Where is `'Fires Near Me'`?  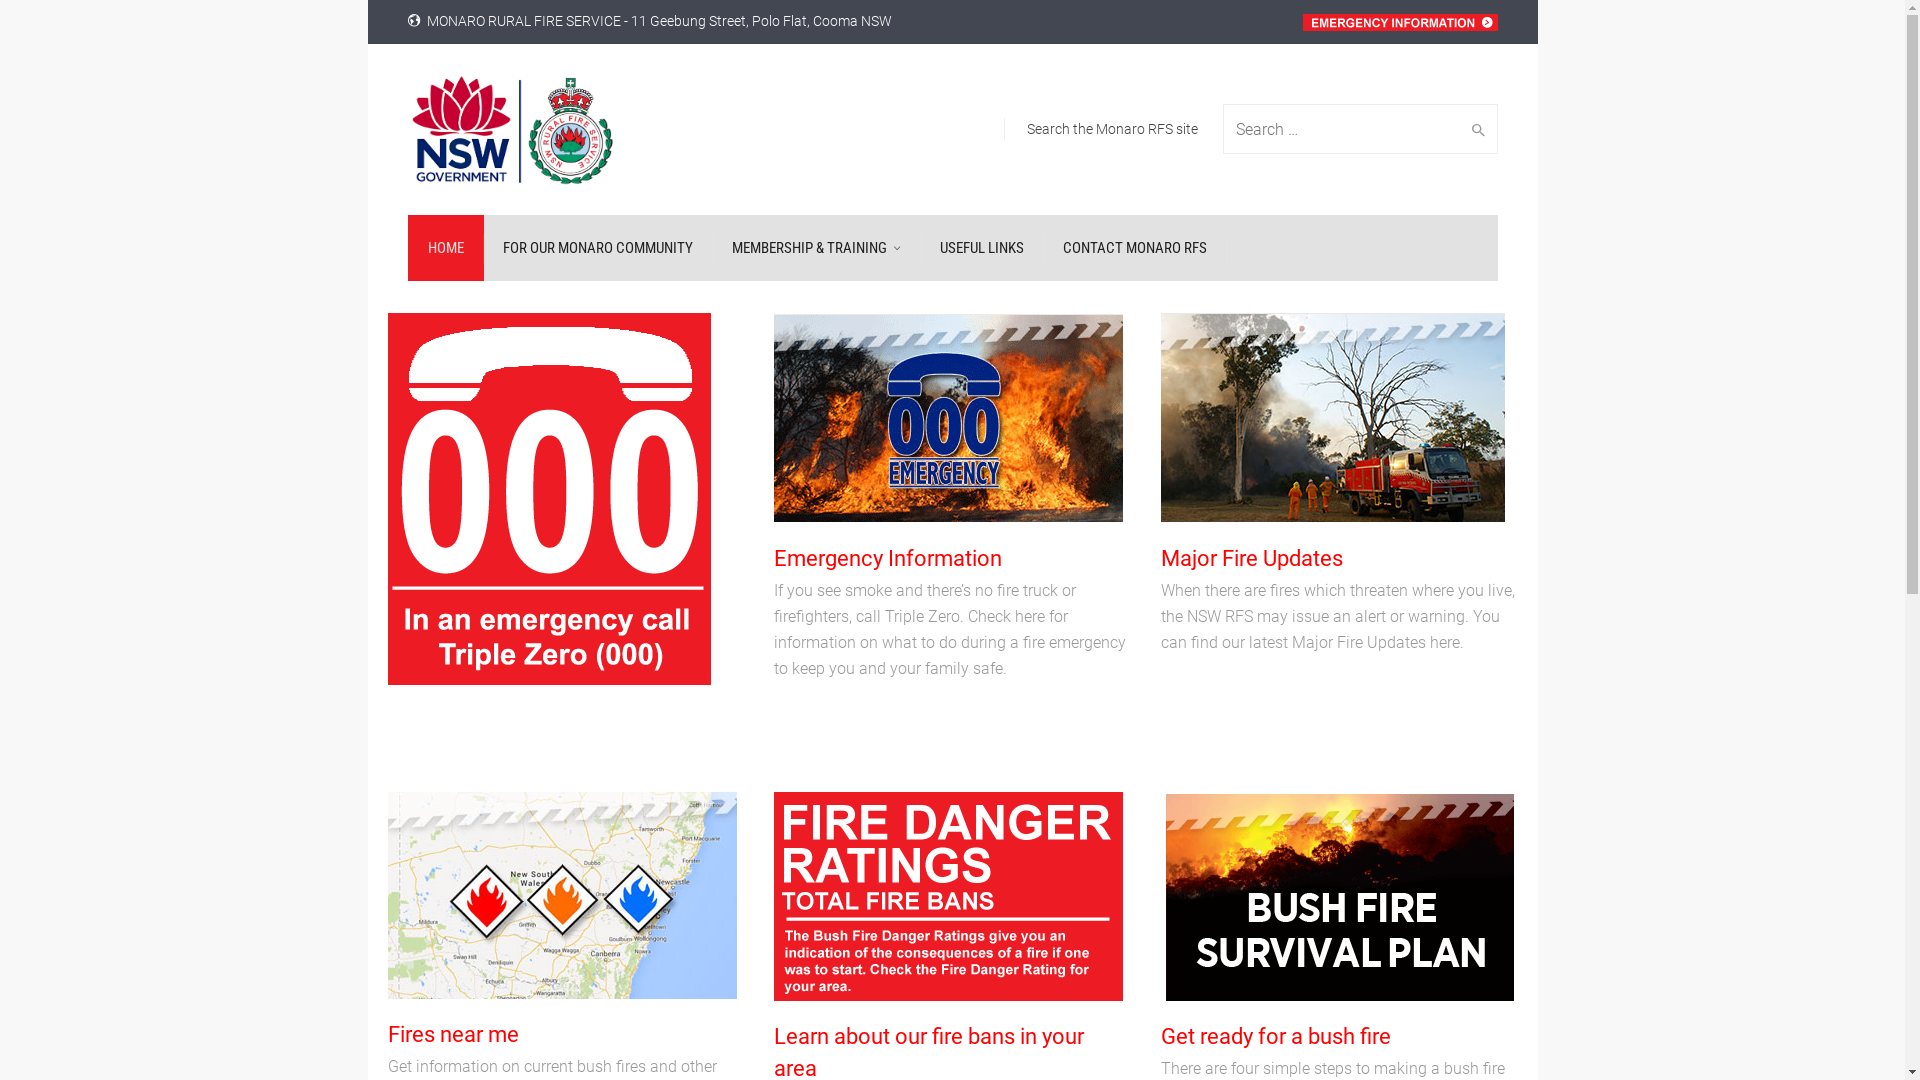 'Fires Near Me' is located at coordinates (561, 894).